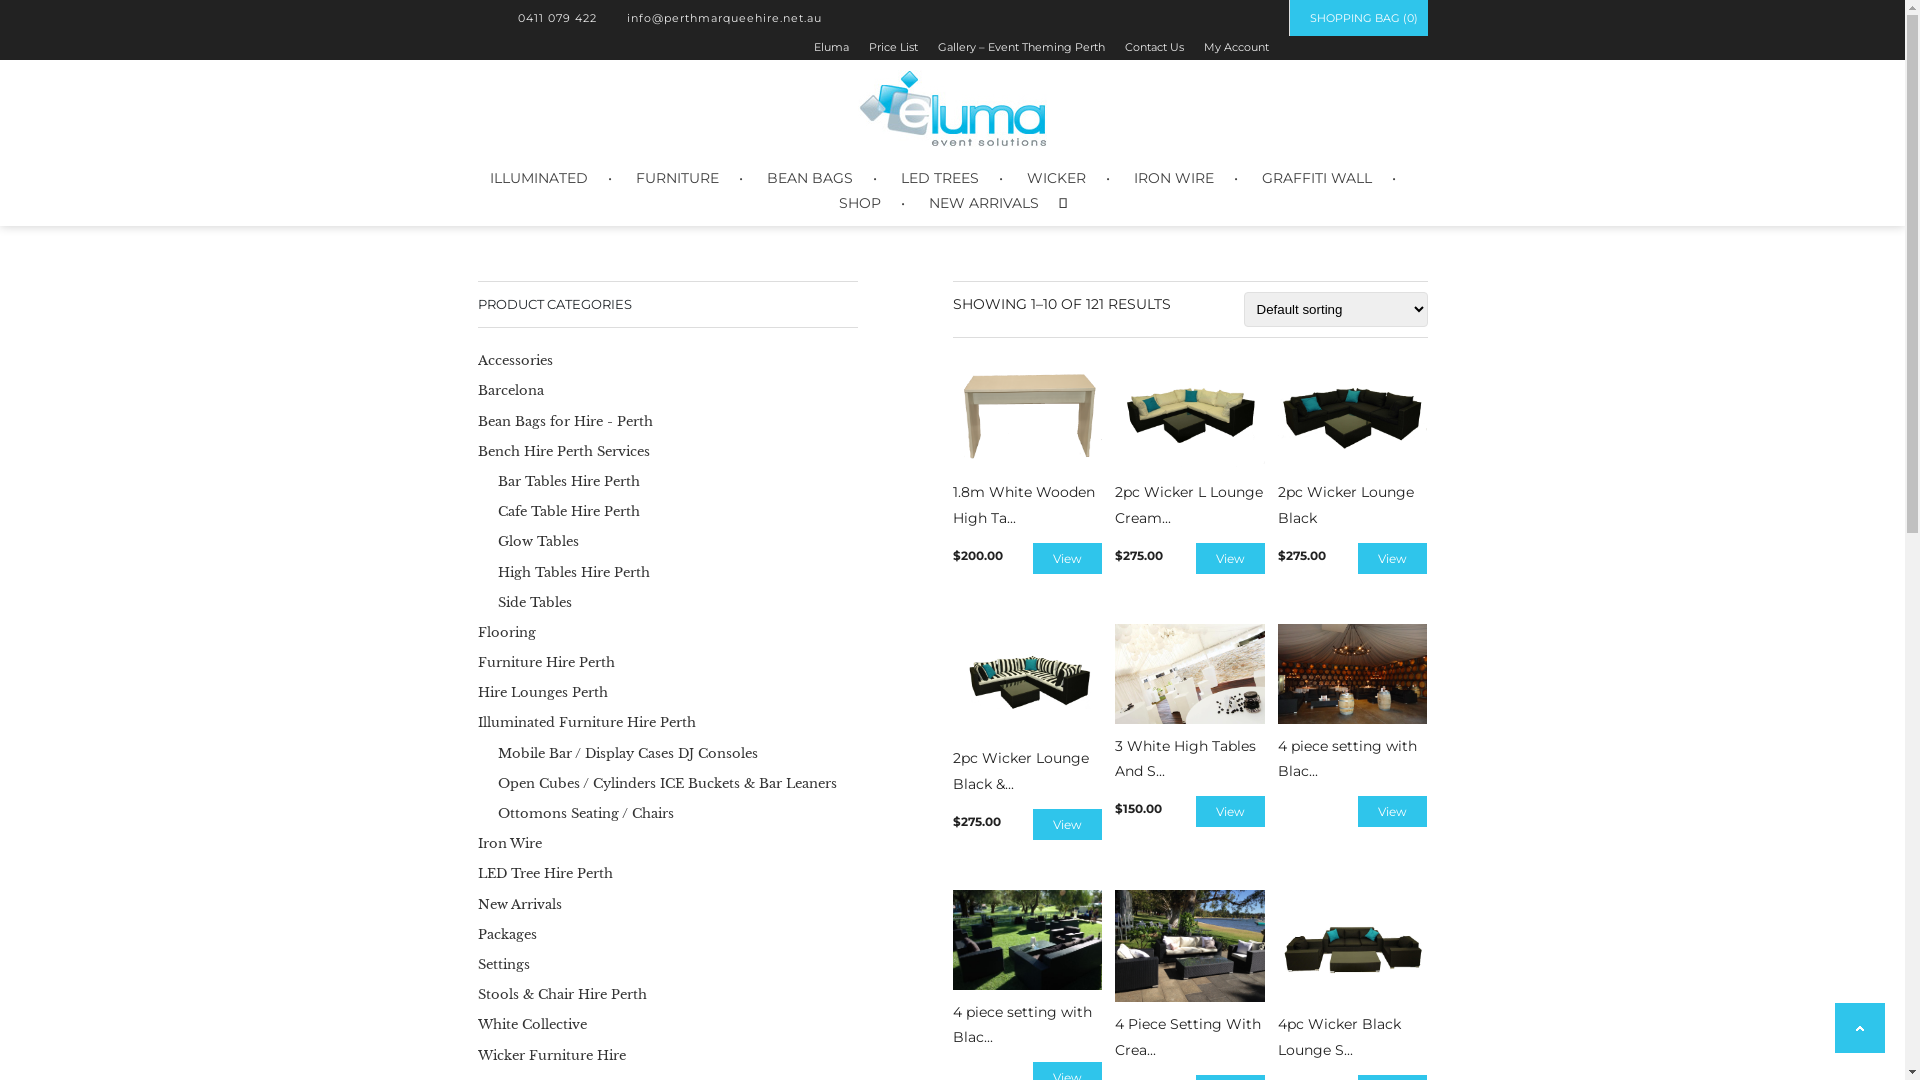 Image resolution: width=1920 pixels, height=1080 pixels. What do you see at coordinates (718, 18) in the screenshot?
I see `'info@perthmarqueehire.net.au'` at bounding box center [718, 18].